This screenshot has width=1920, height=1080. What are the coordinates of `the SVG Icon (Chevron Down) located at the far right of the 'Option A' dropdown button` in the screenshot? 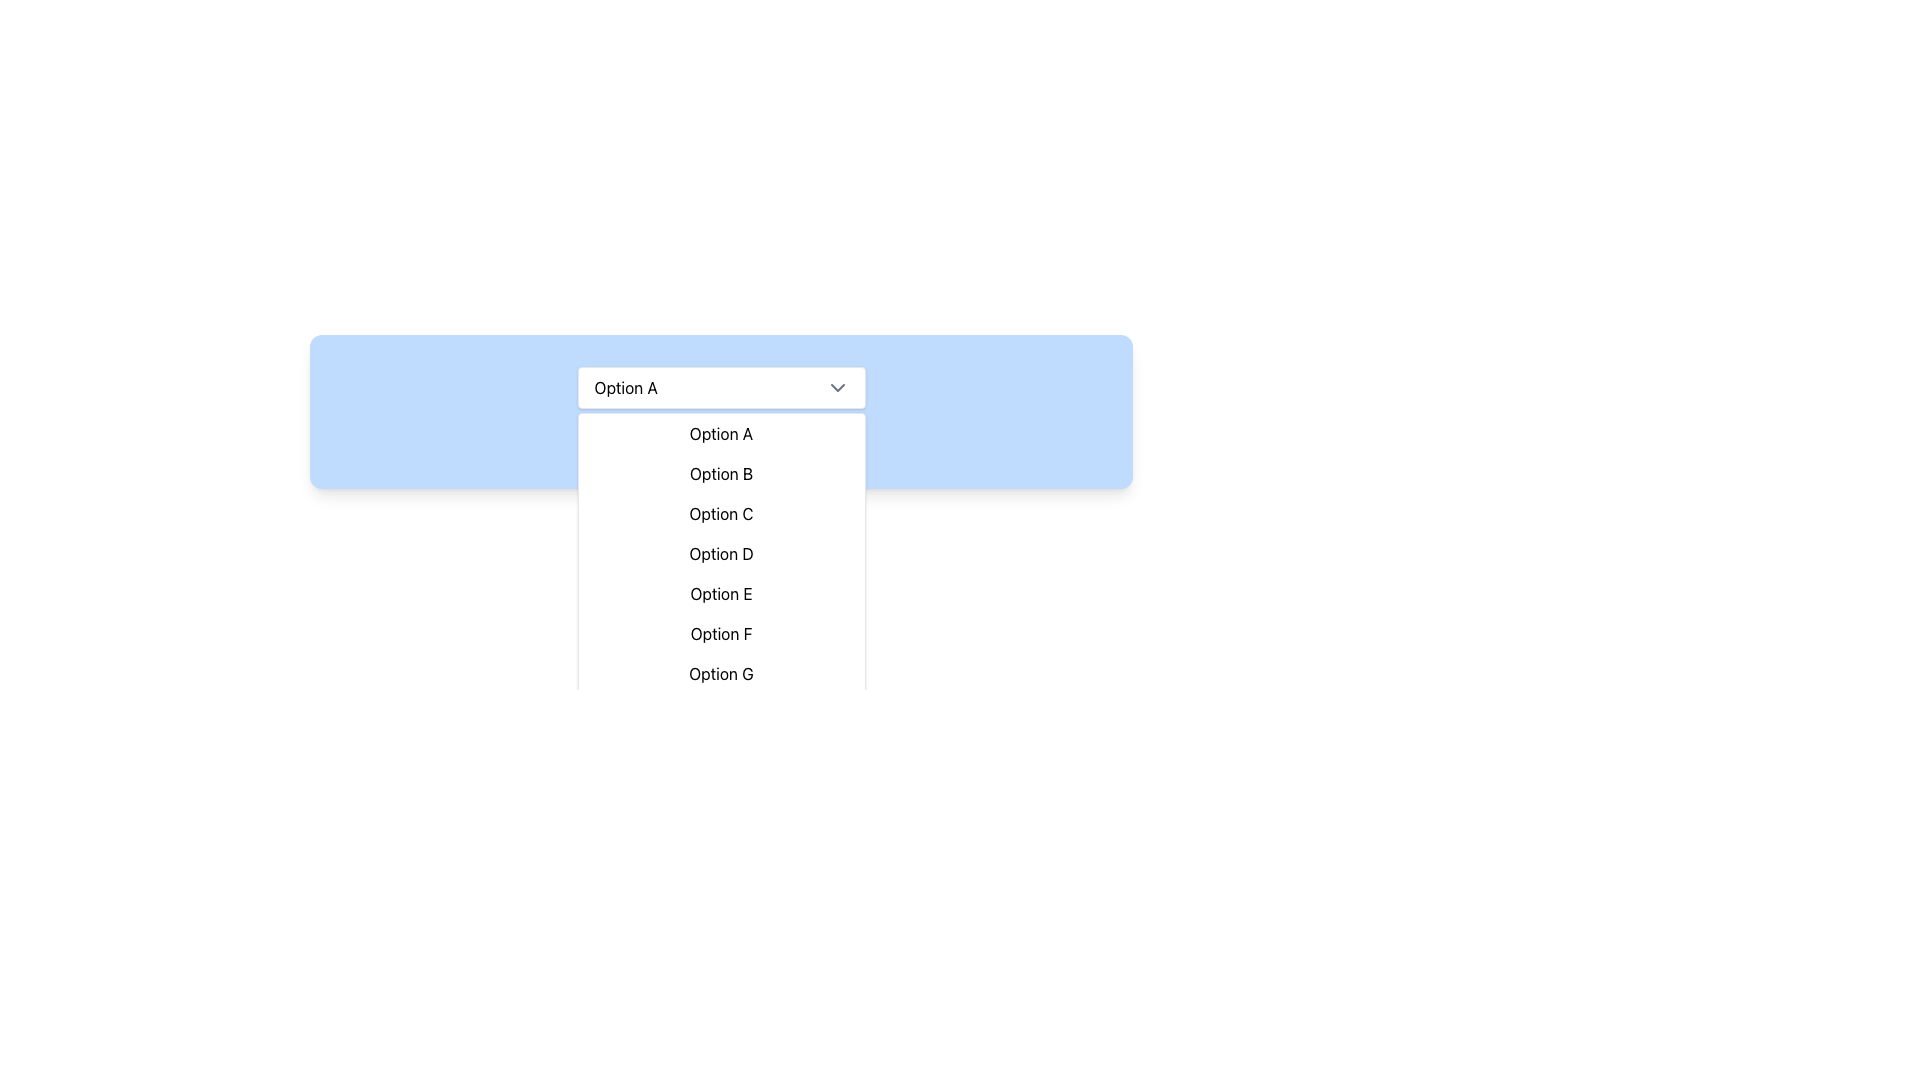 It's located at (837, 388).